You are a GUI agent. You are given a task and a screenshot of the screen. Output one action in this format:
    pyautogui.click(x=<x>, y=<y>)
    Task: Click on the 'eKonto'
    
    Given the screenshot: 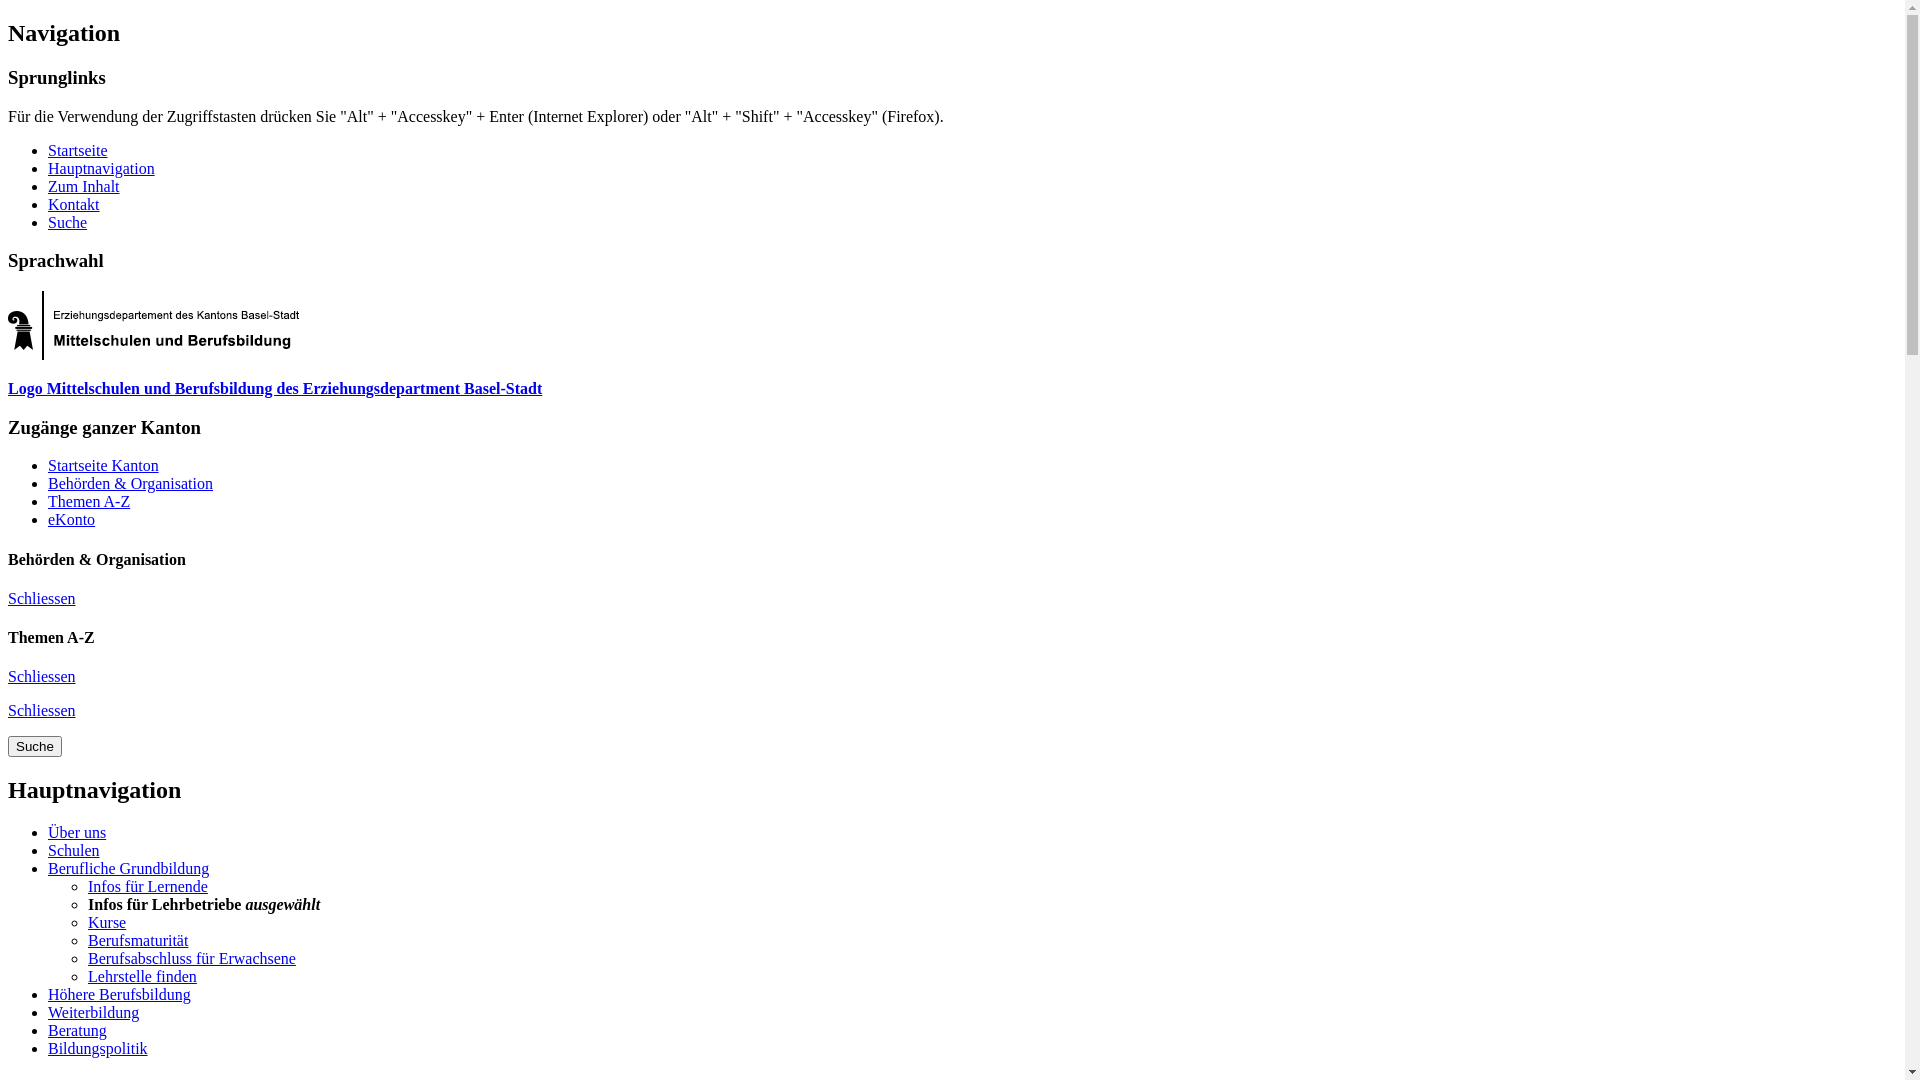 What is the action you would take?
    pyautogui.click(x=71, y=518)
    